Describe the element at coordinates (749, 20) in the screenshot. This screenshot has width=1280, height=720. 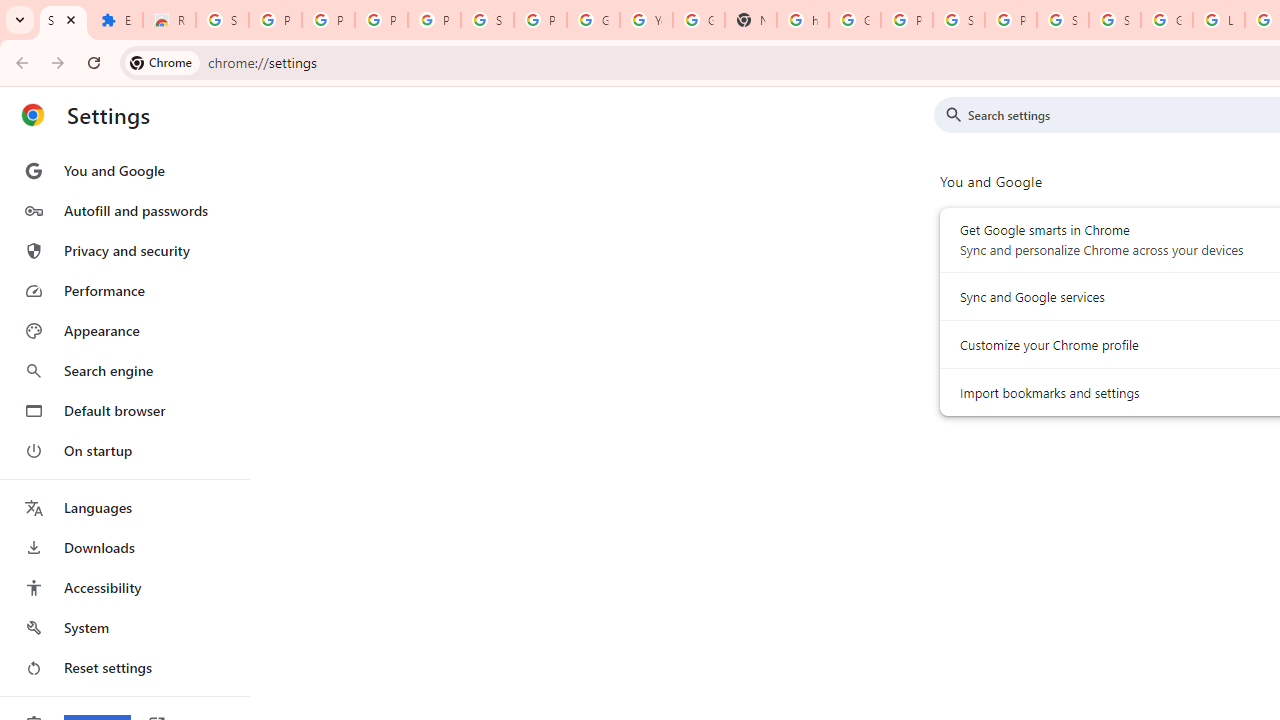
I see `'New Tab'` at that location.